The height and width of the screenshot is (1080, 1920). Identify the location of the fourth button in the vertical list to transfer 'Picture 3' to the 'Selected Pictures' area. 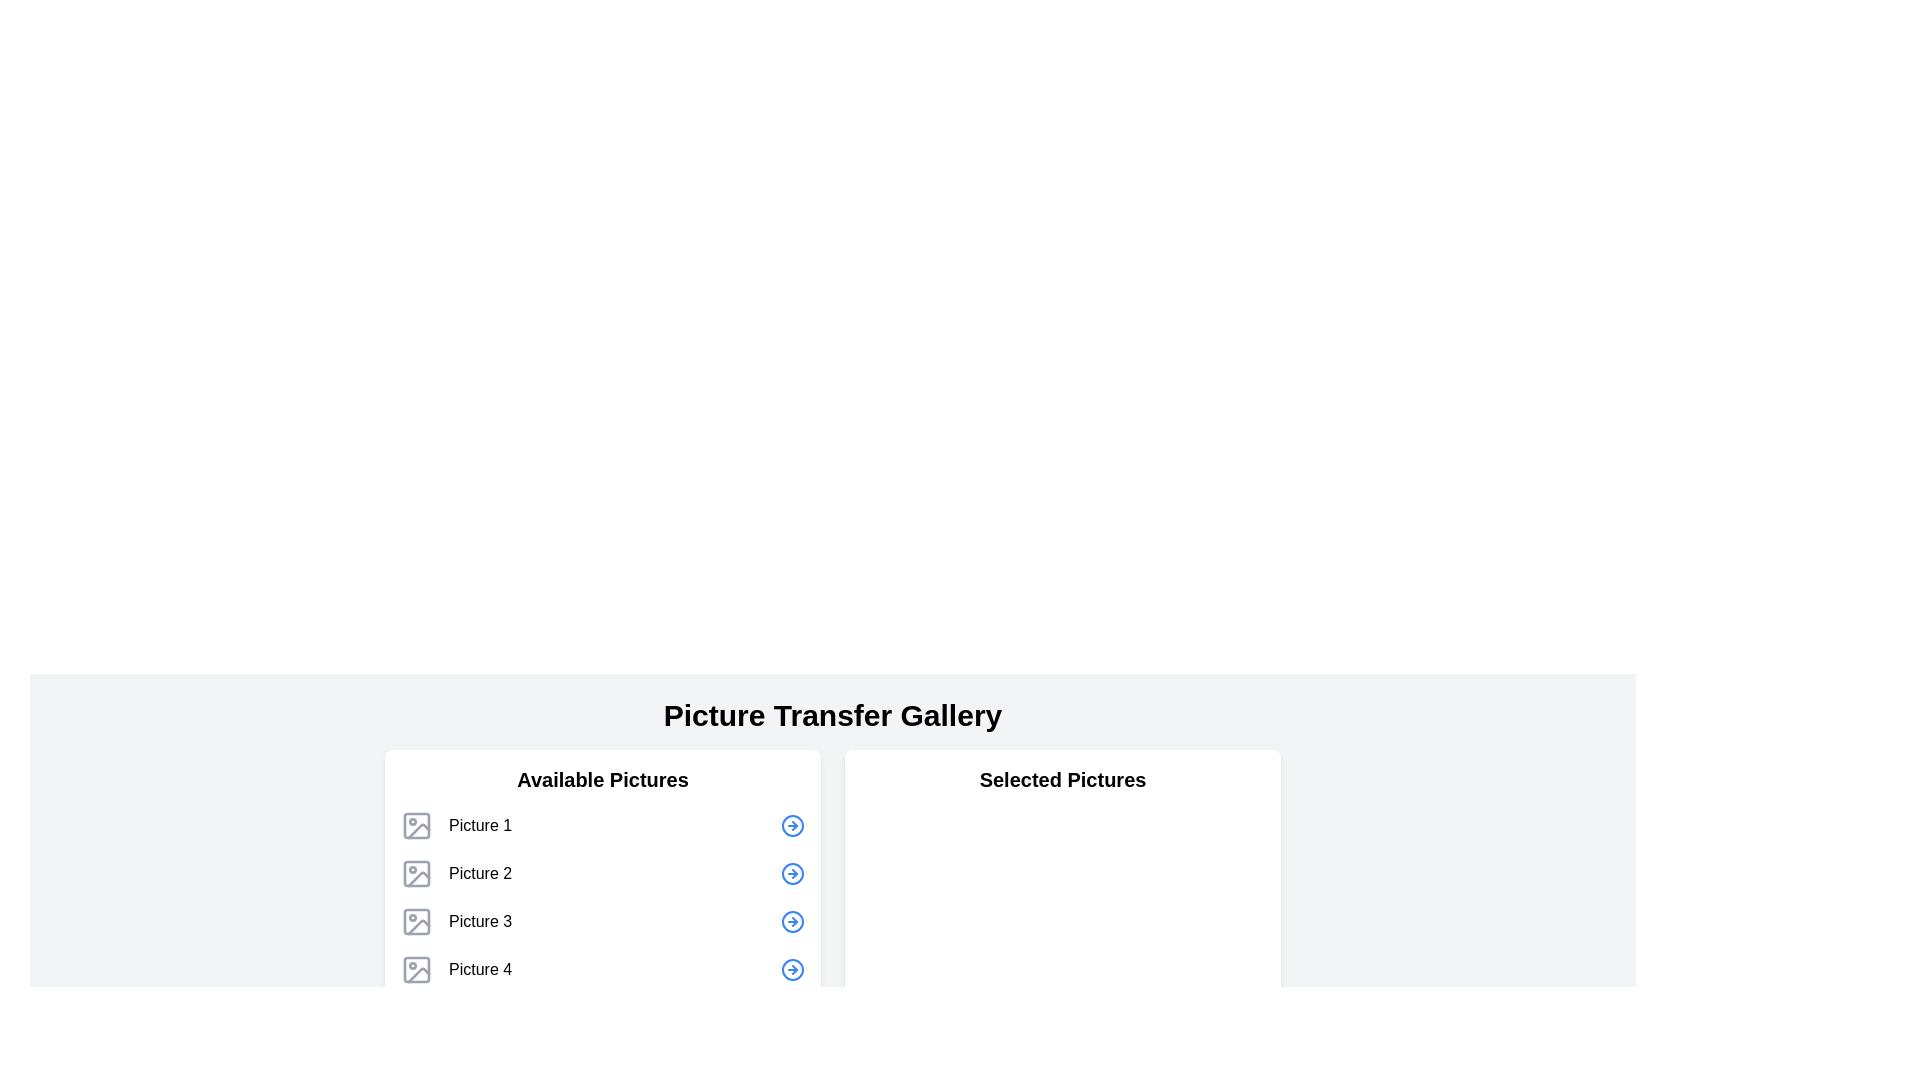
(791, 921).